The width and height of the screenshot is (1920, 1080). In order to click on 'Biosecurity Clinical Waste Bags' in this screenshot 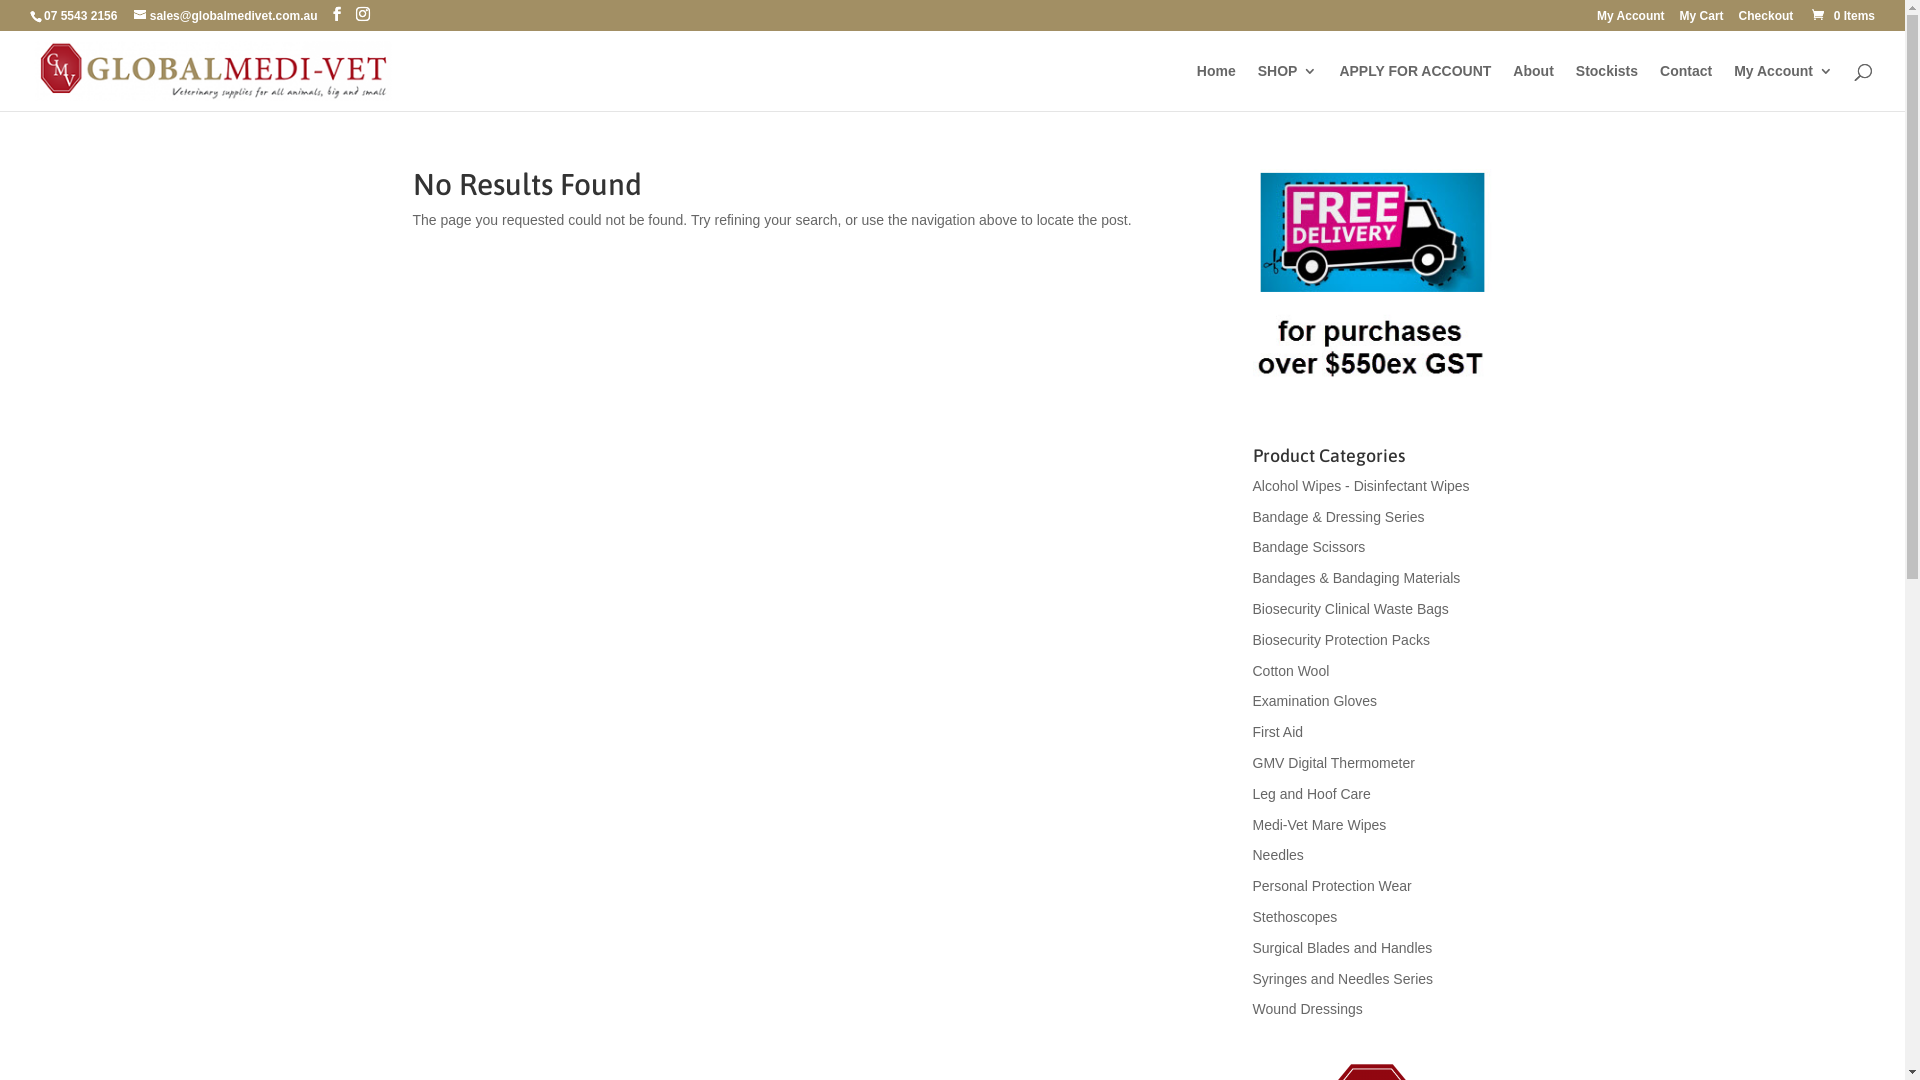, I will do `click(1349, 608)`.